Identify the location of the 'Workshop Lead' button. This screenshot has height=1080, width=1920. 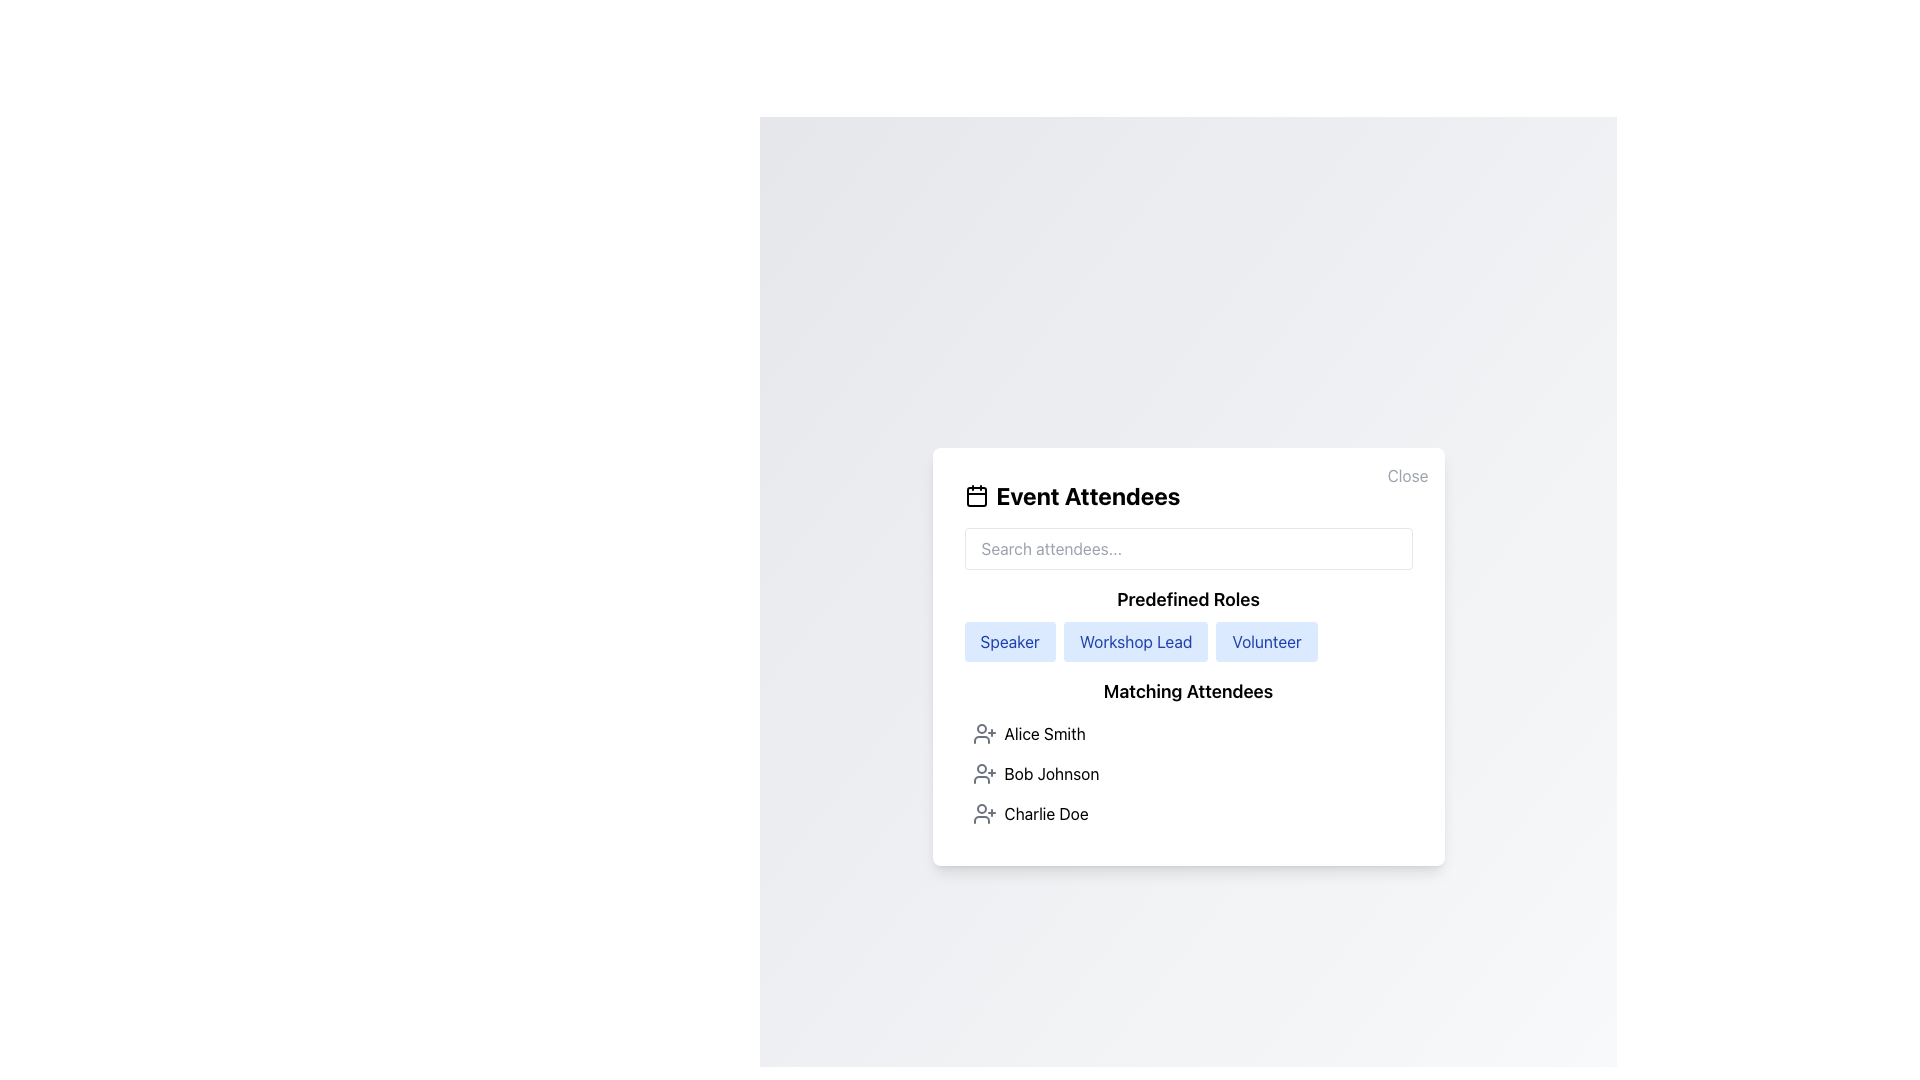
(1136, 641).